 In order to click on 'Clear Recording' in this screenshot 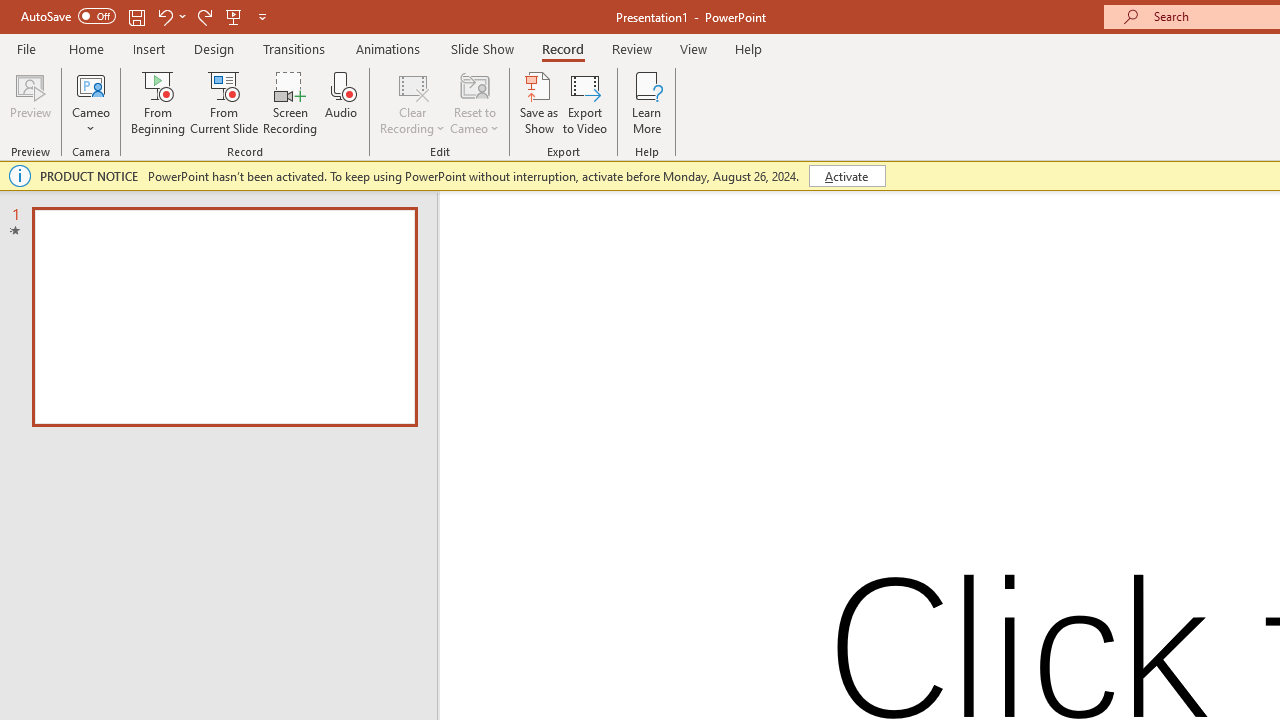, I will do `click(411, 103)`.